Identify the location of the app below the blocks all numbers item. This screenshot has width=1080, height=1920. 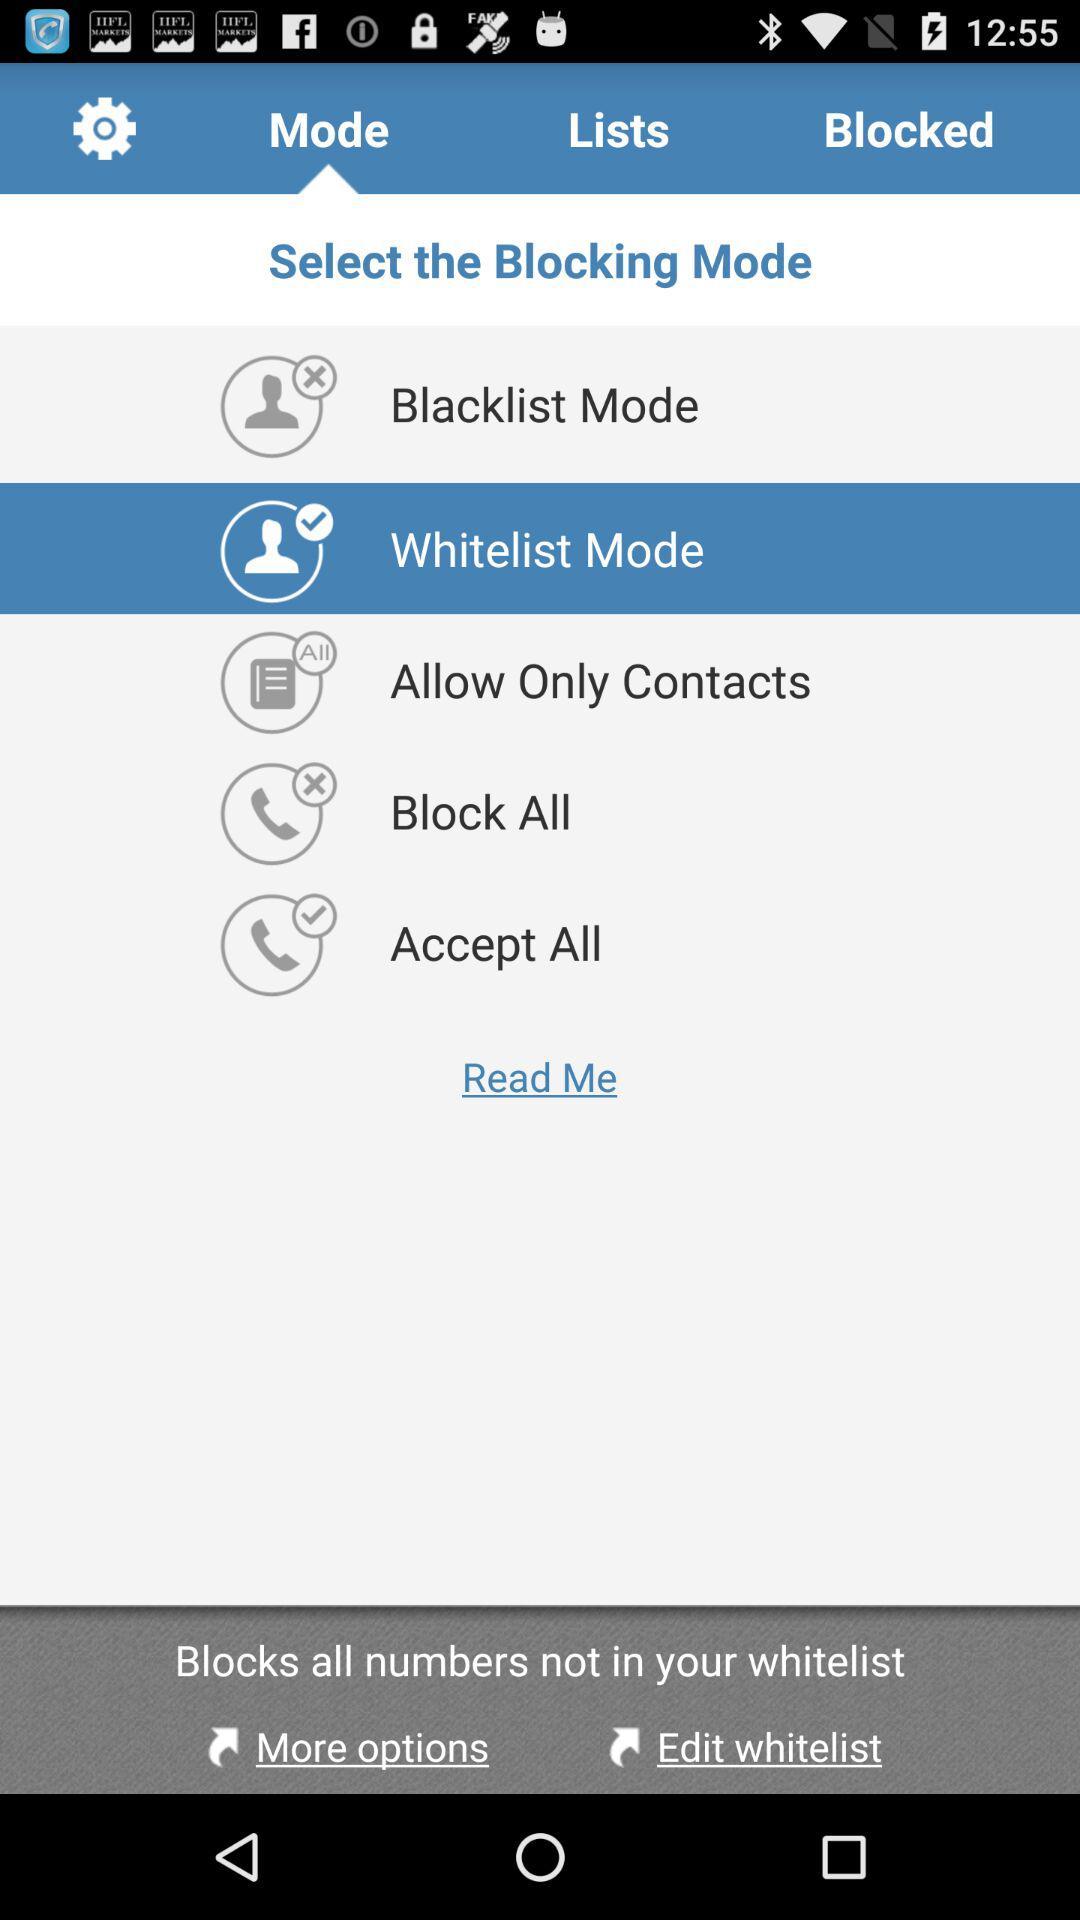
(342, 1745).